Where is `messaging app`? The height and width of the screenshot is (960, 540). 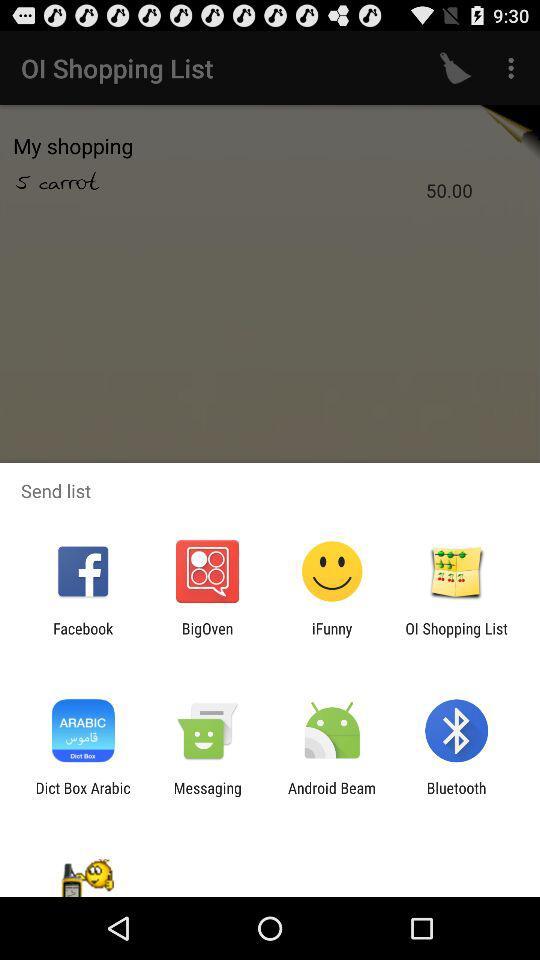
messaging app is located at coordinates (206, 796).